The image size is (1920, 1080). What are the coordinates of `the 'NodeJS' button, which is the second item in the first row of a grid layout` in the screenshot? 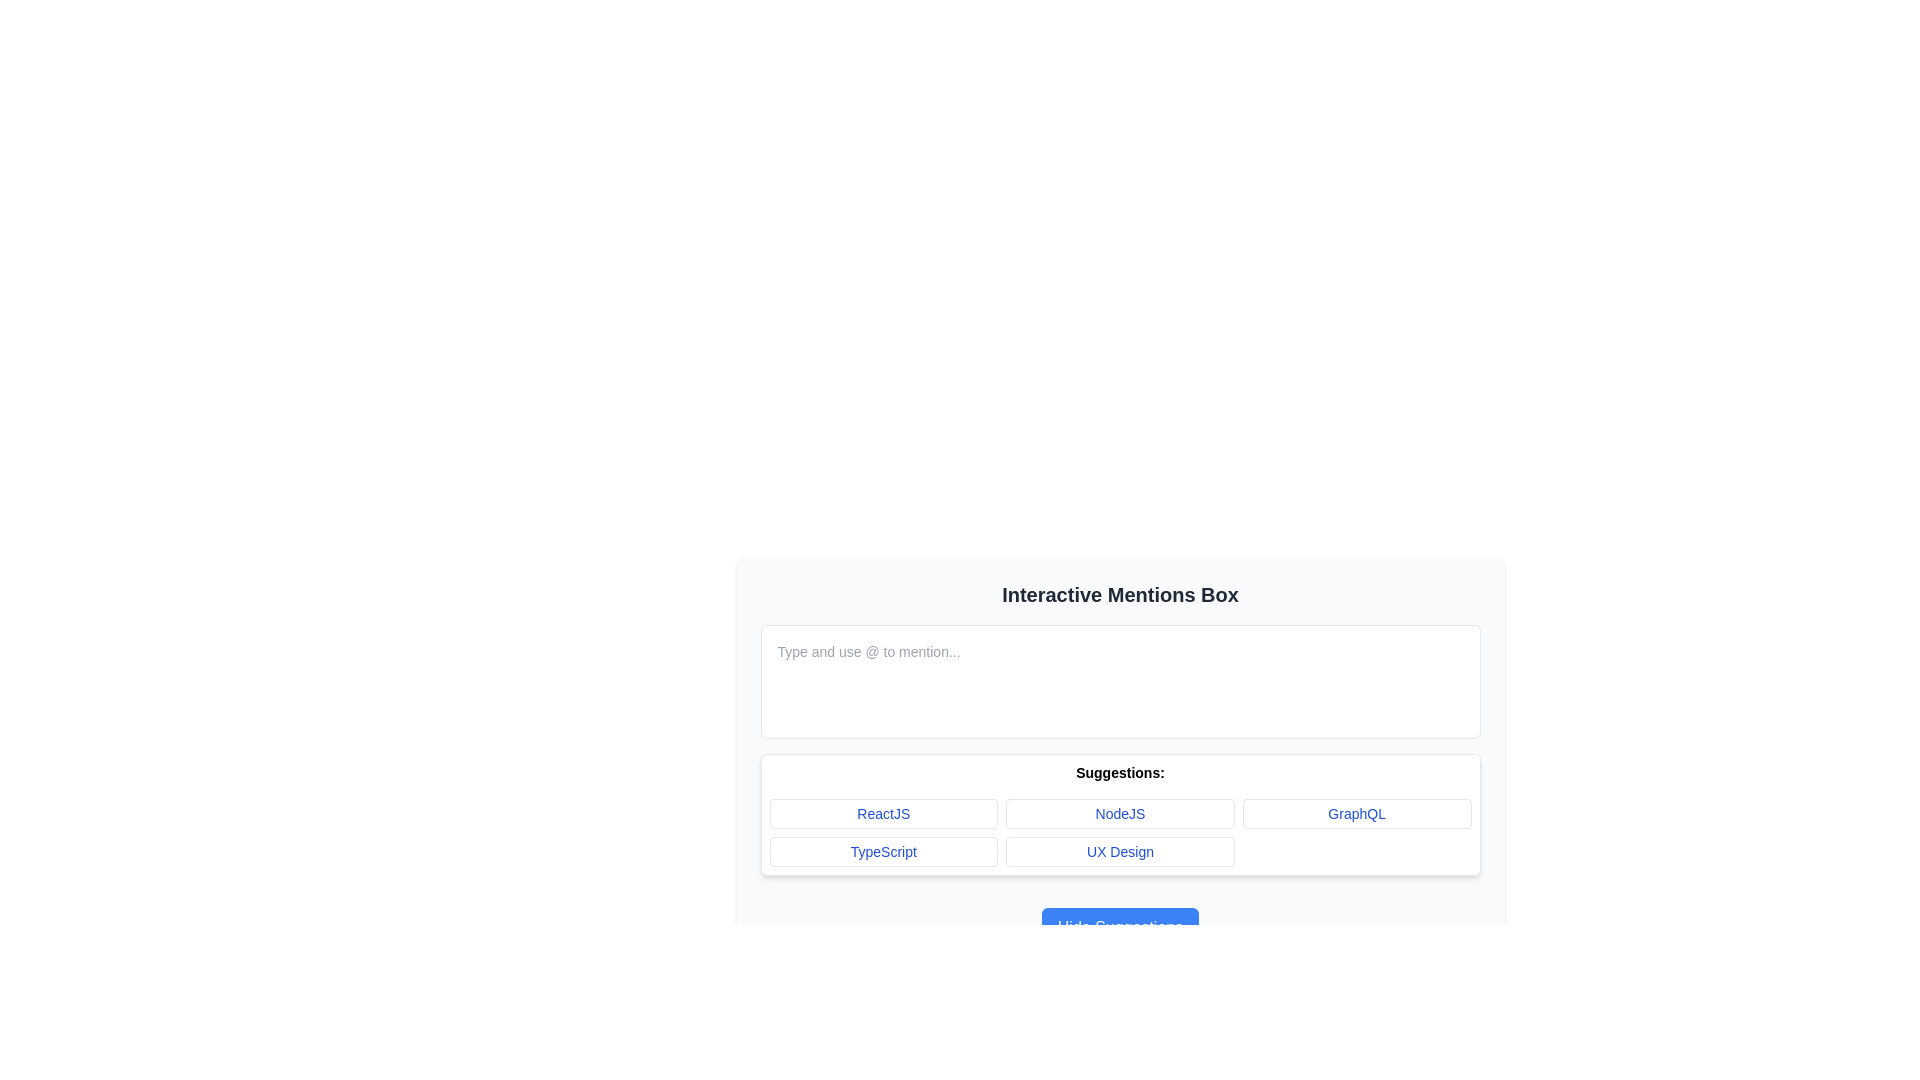 It's located at (1120, 813).